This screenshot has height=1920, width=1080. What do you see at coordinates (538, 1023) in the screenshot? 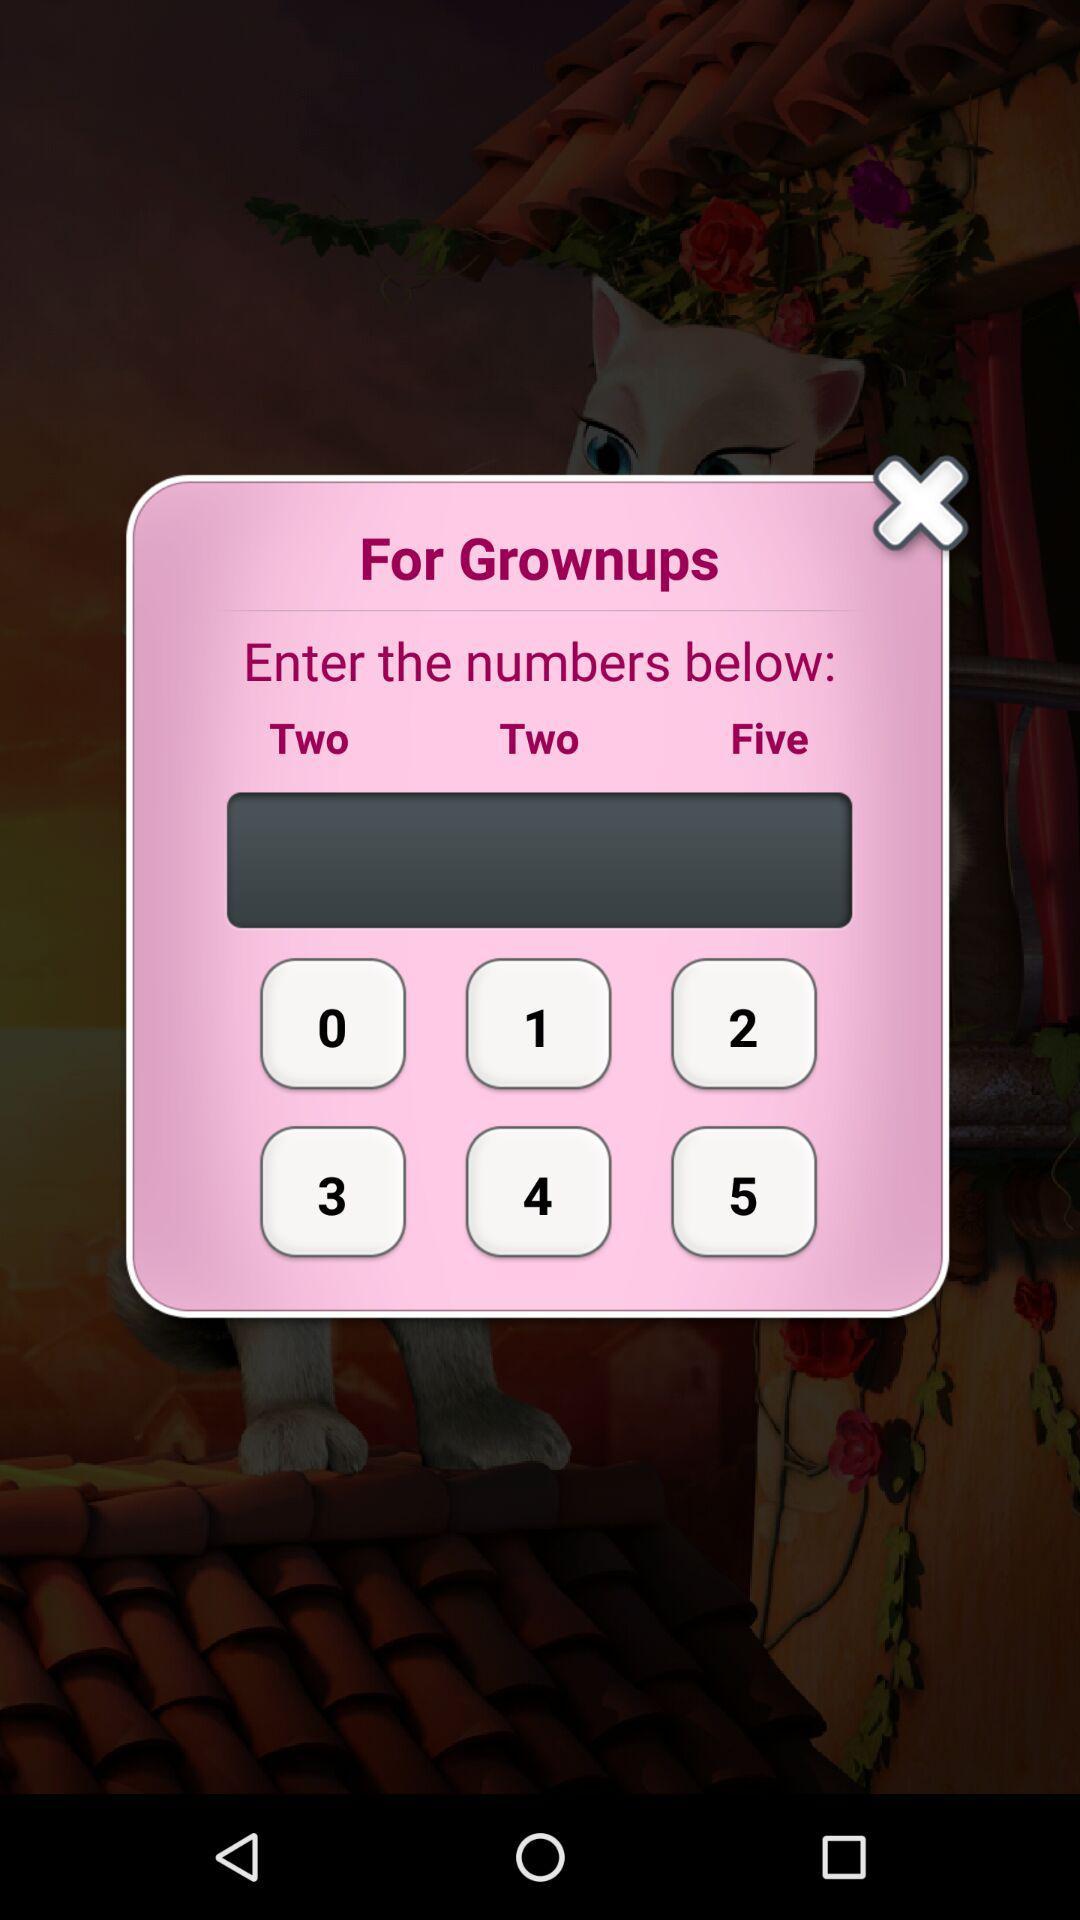
I see `icon above 4` at bounding box center [538, 1023].